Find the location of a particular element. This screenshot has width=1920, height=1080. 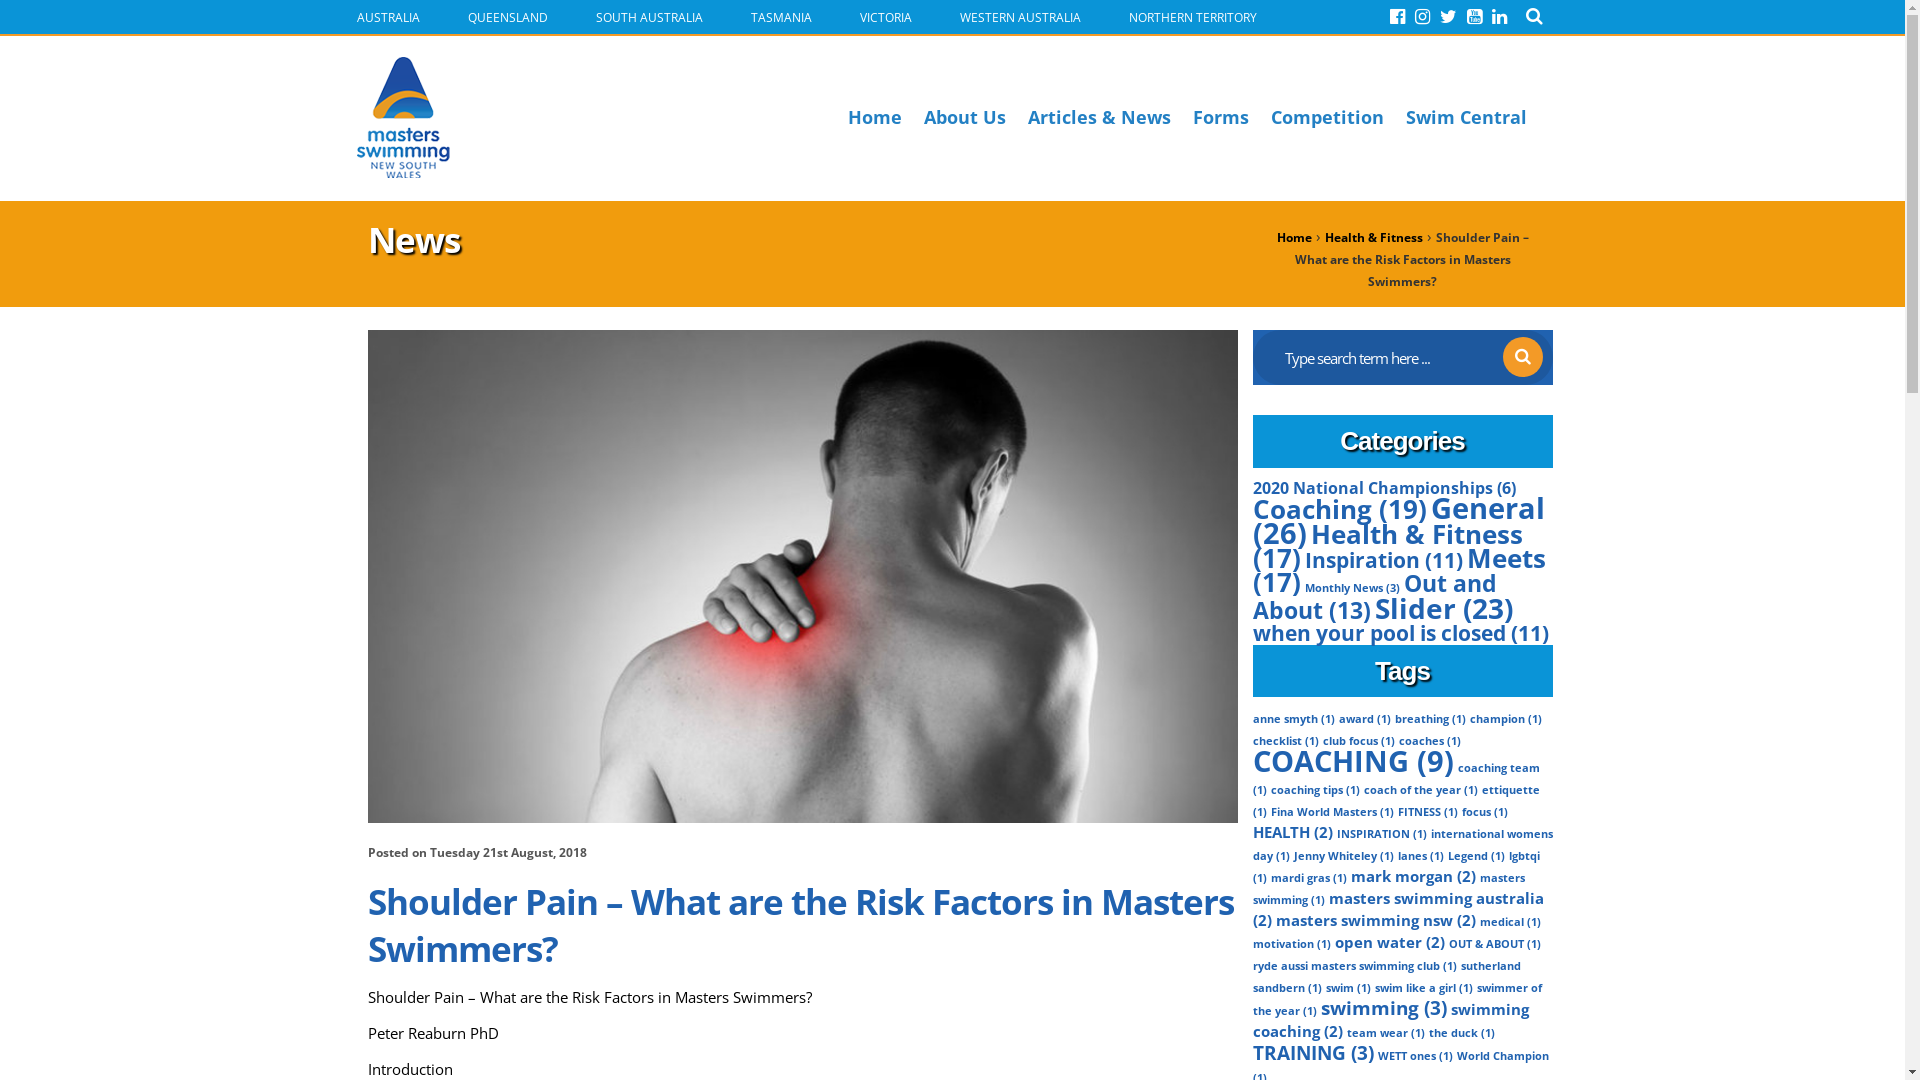

'anne smyth (1)' is located at coordinates (1292, 717).